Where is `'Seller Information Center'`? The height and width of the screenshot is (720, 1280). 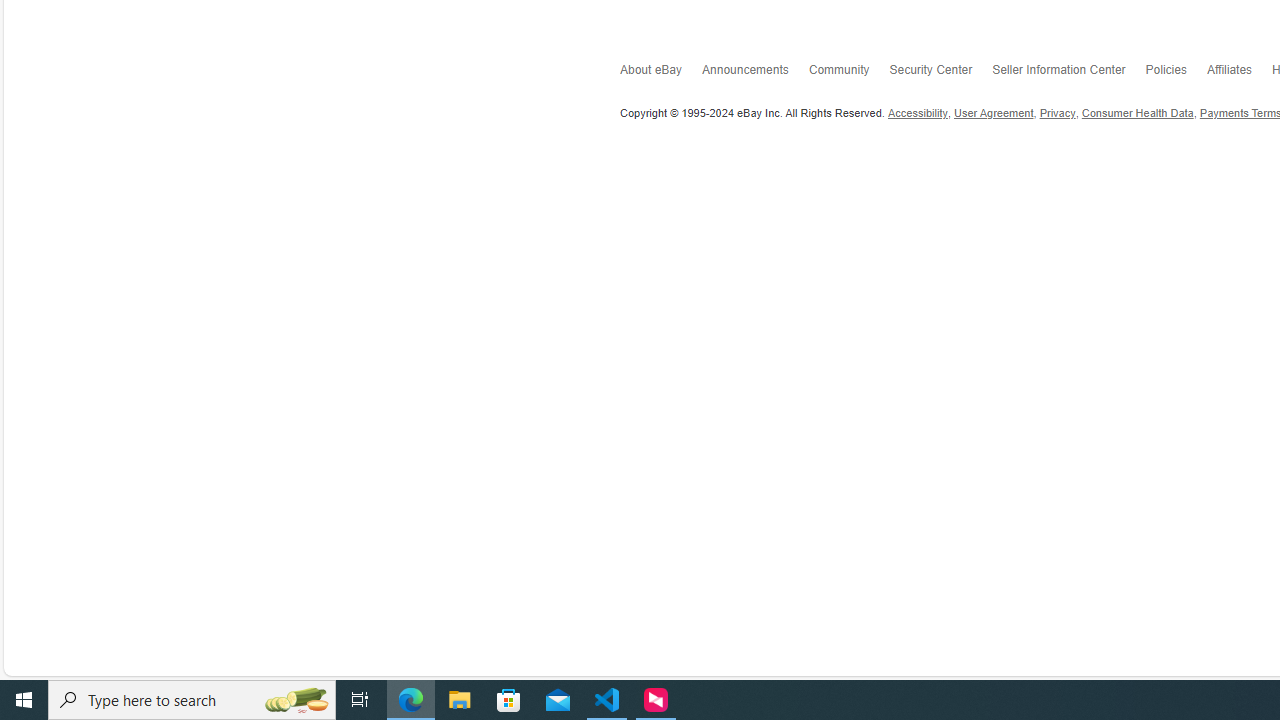 'Seller Information Center' is located at coordinates (1067, 73).